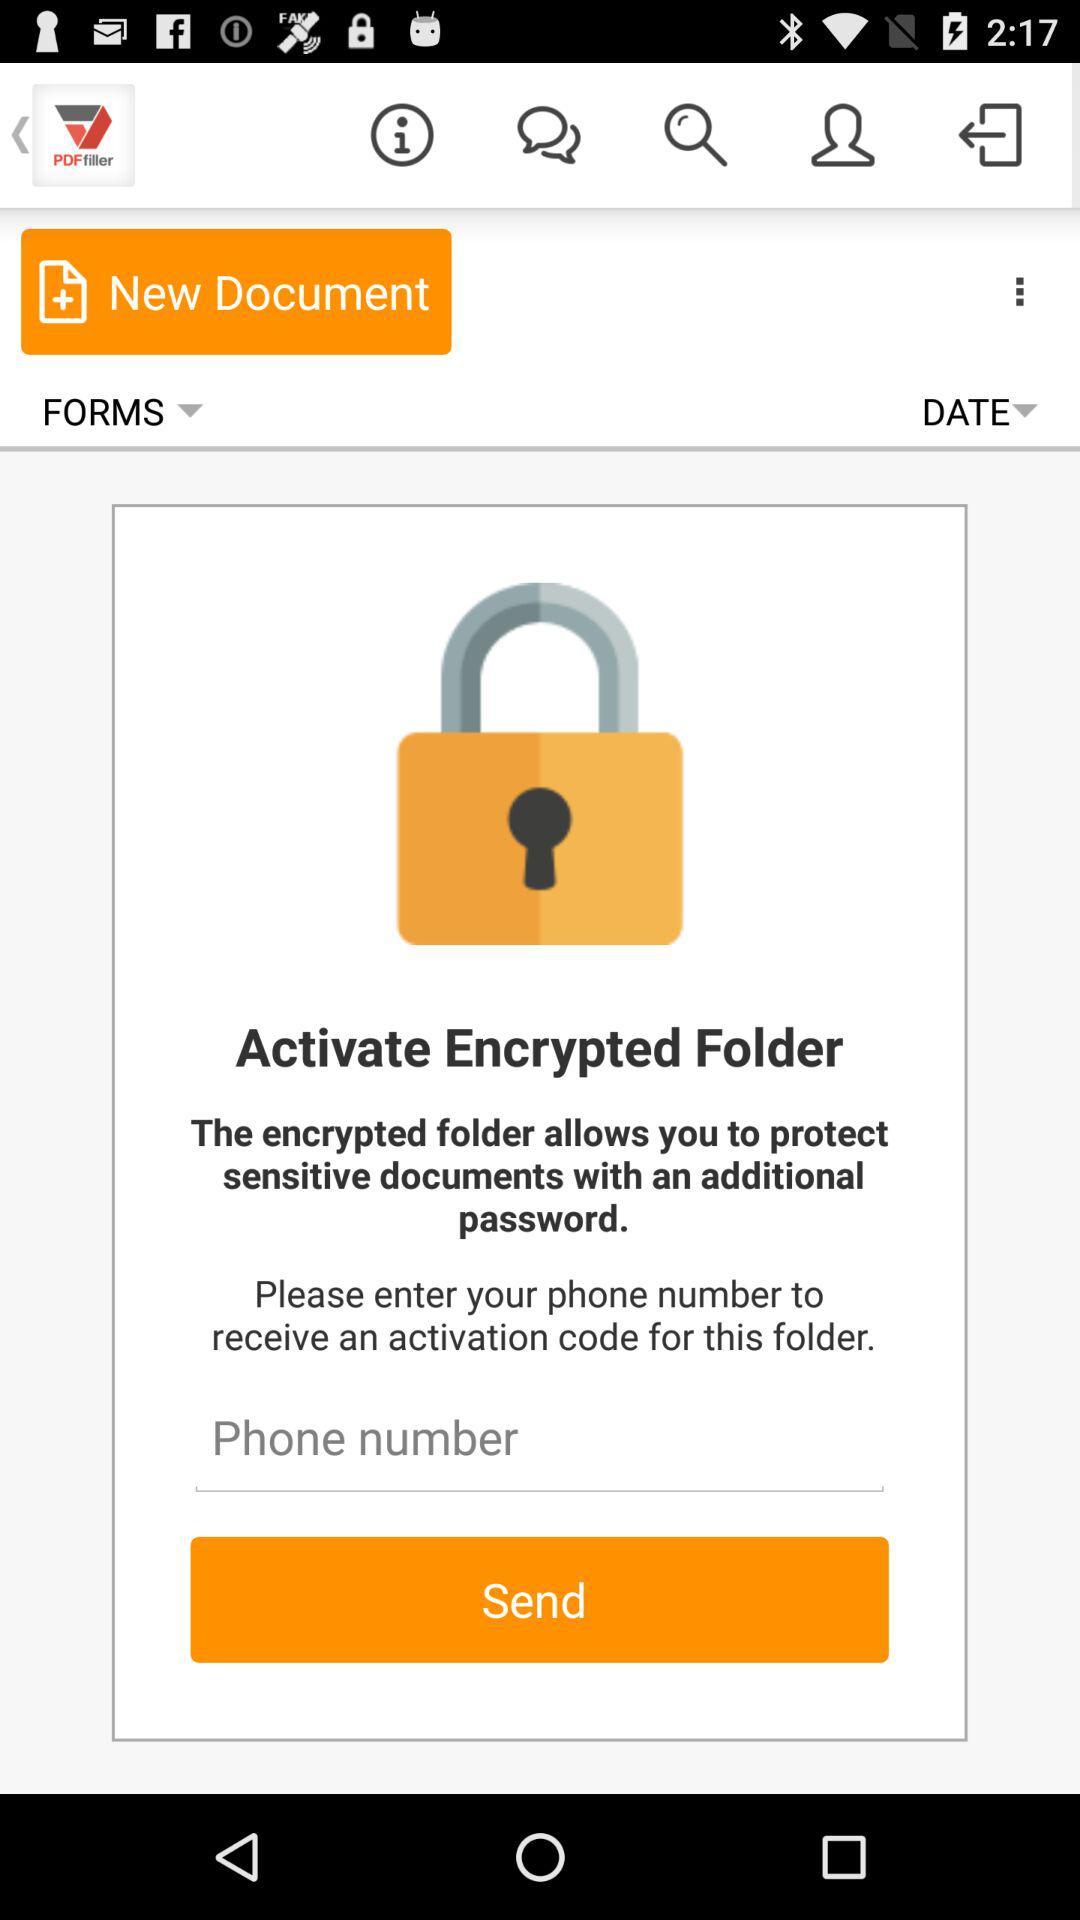  What do you see at coordinates (1019, 310) in the screenshot?
I see `the more icon` at bounding box center [1019, 310].